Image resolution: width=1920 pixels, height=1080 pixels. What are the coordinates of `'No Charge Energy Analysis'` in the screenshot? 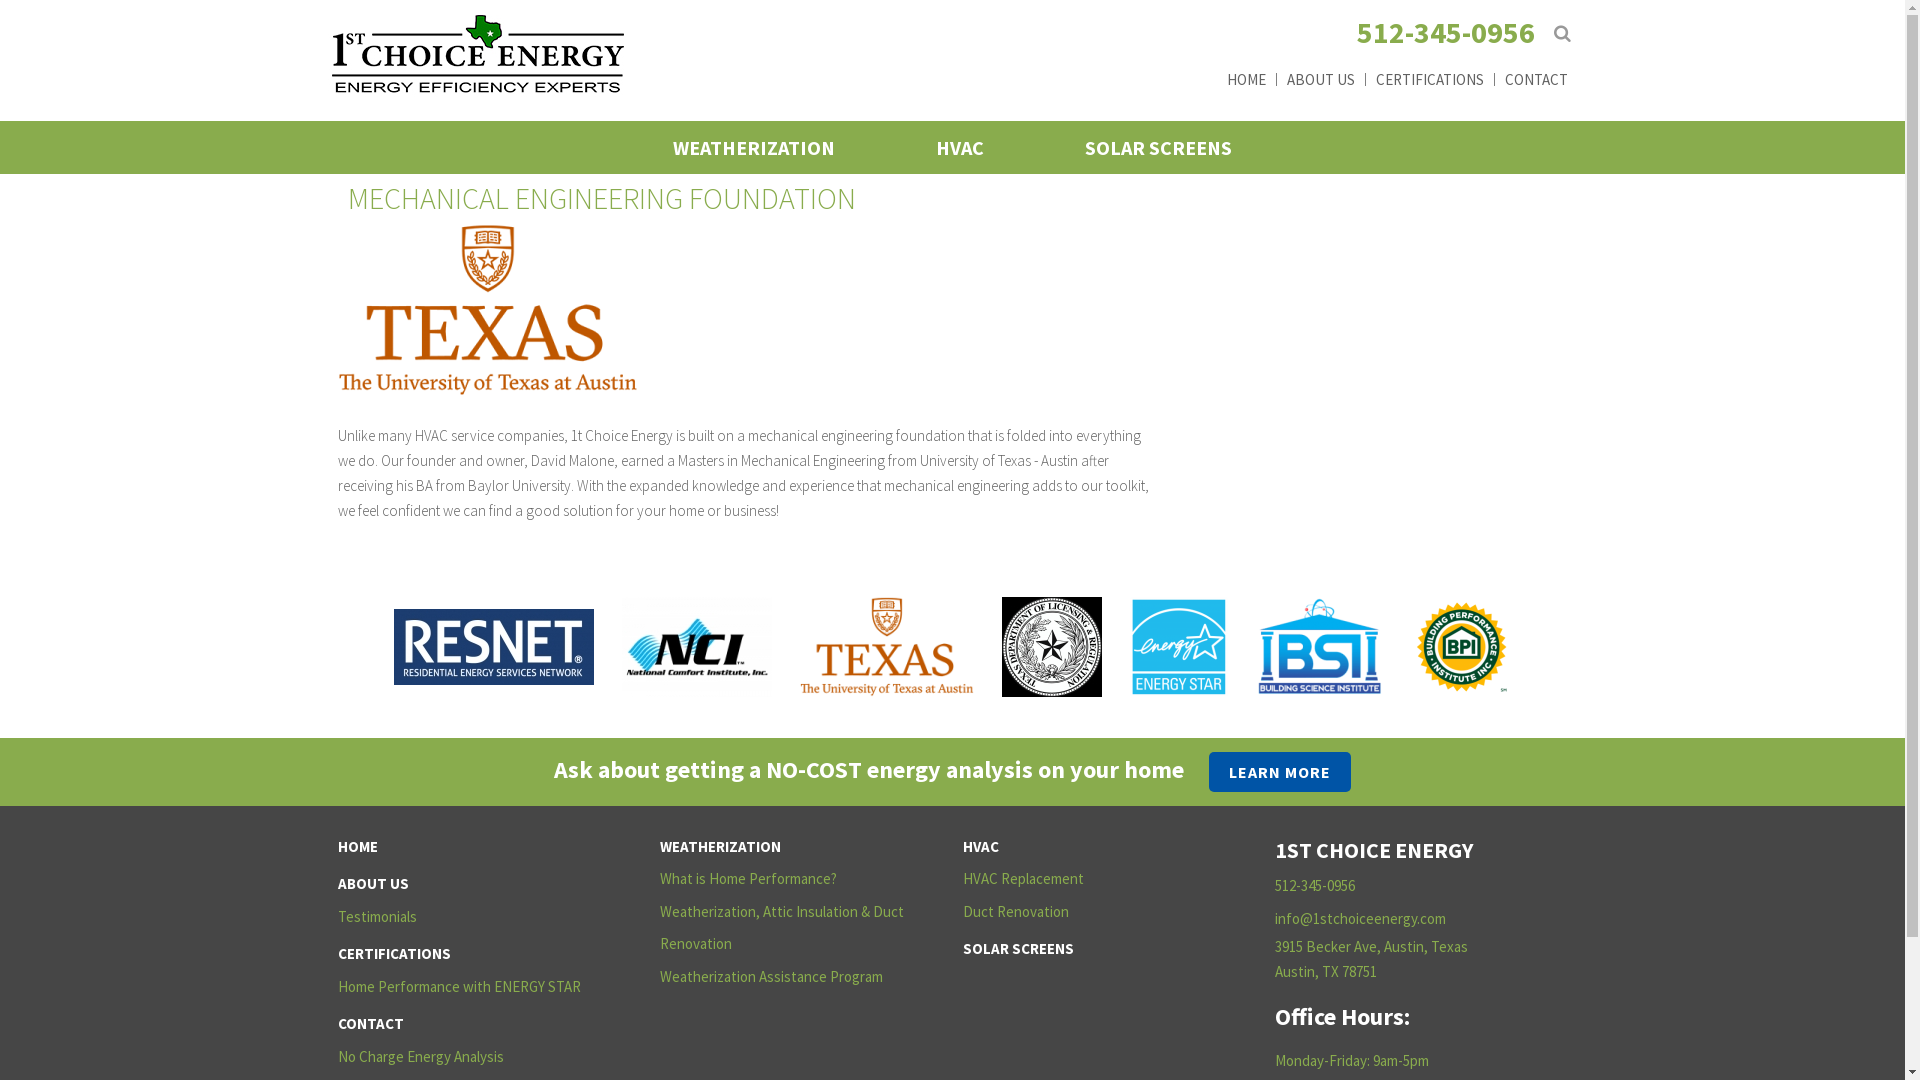 It's located at (473, 1056).